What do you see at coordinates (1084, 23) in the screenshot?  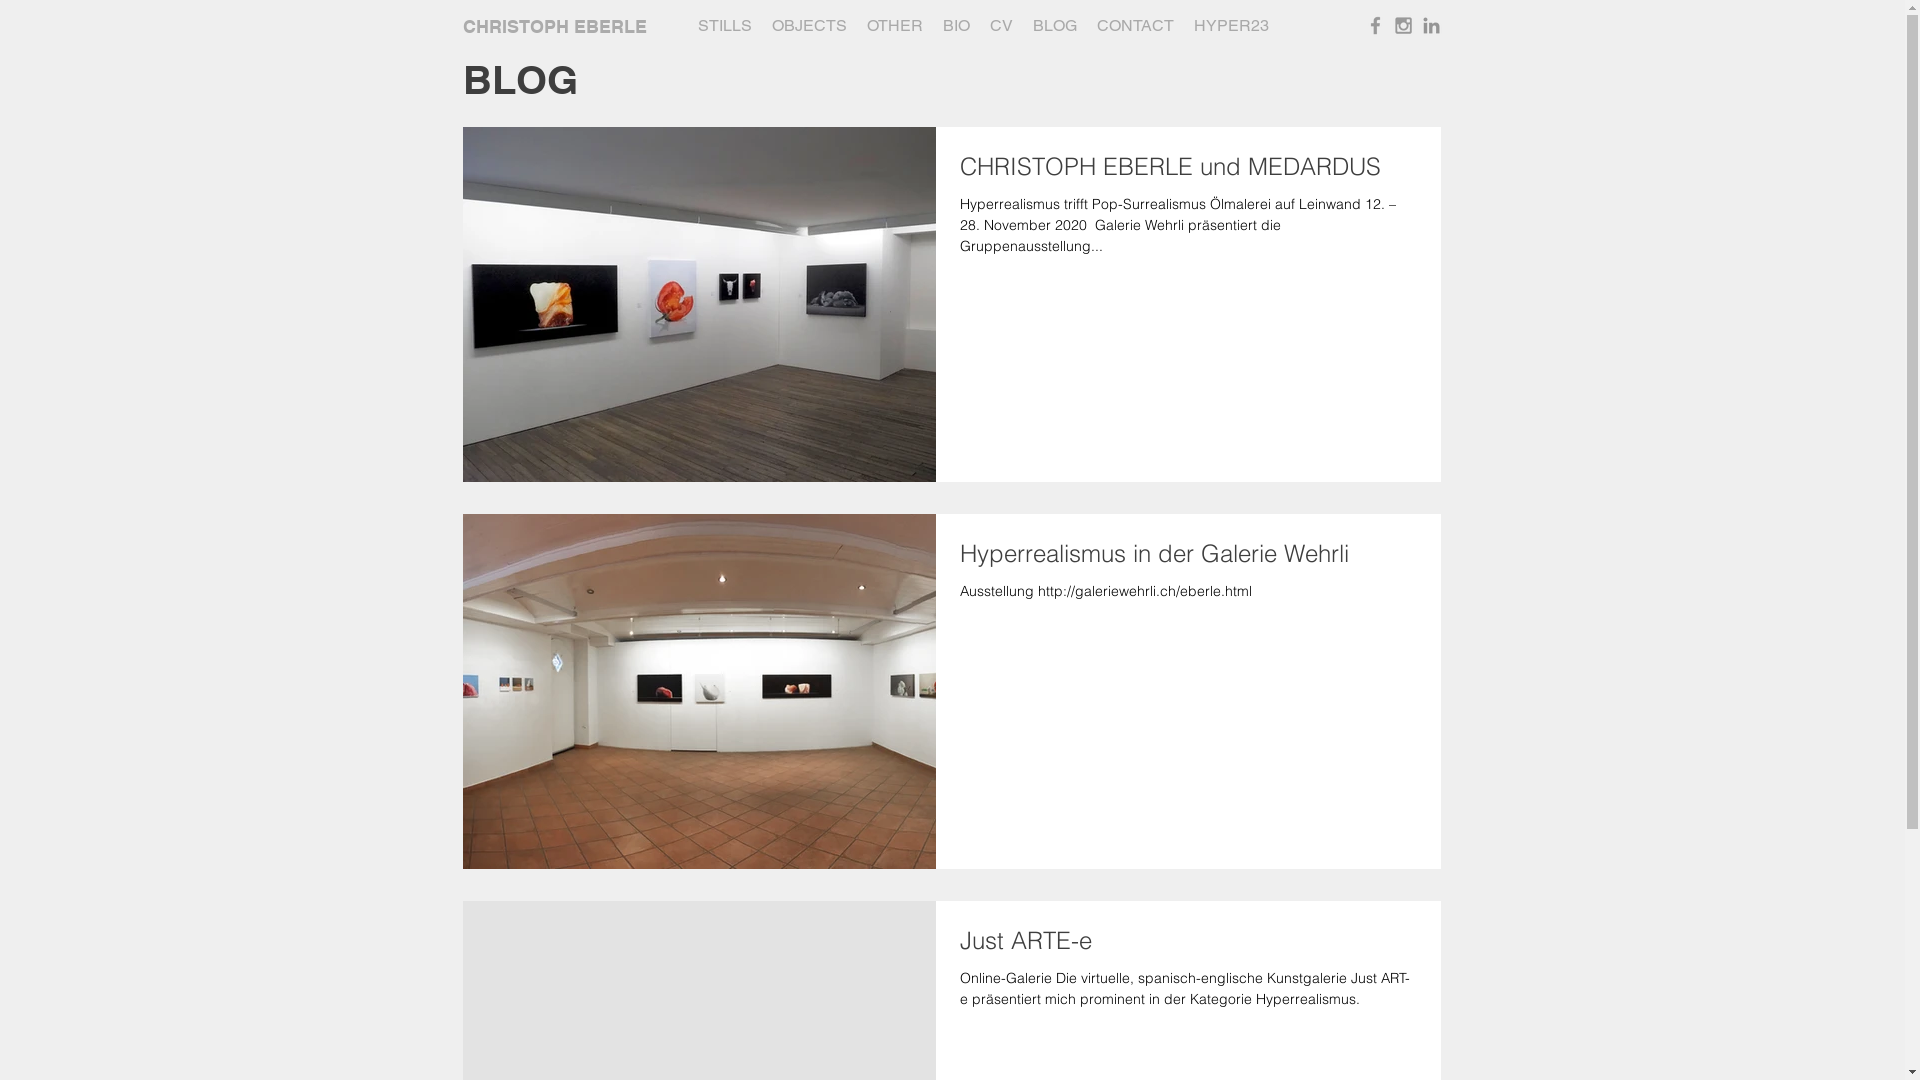 I see `'CONTACT'` at bounding box center [1084, 23].